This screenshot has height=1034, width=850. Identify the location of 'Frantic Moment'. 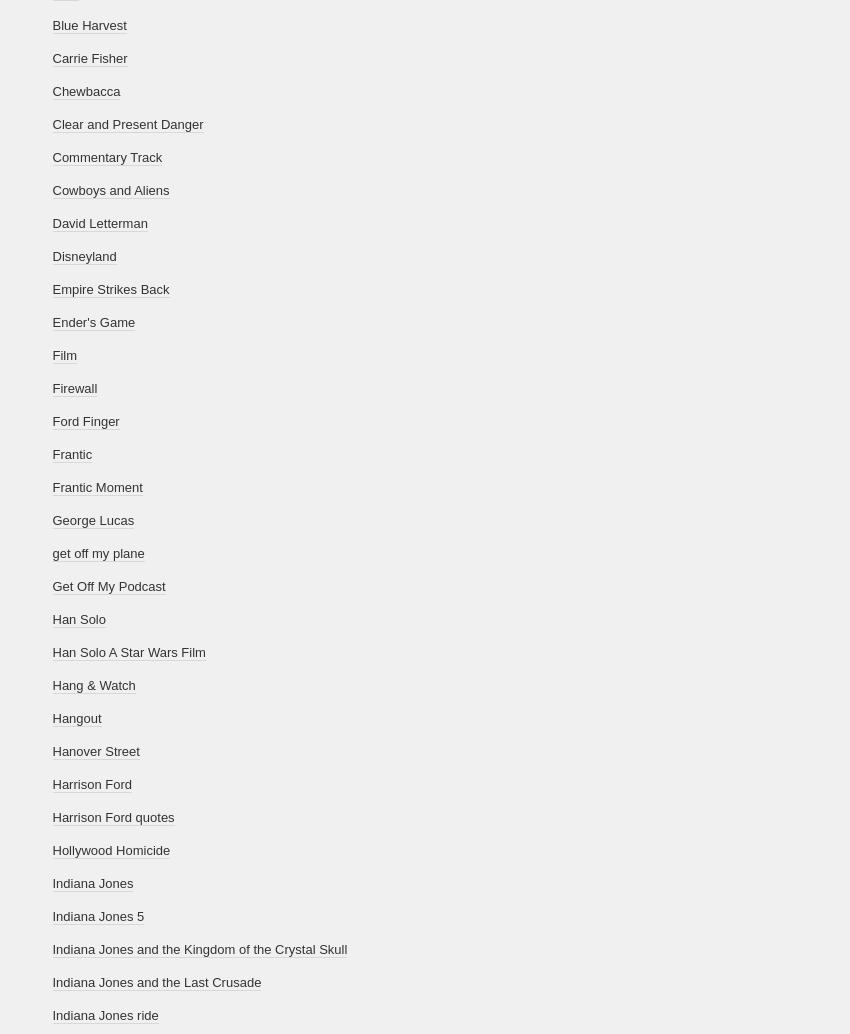
(95, 486).